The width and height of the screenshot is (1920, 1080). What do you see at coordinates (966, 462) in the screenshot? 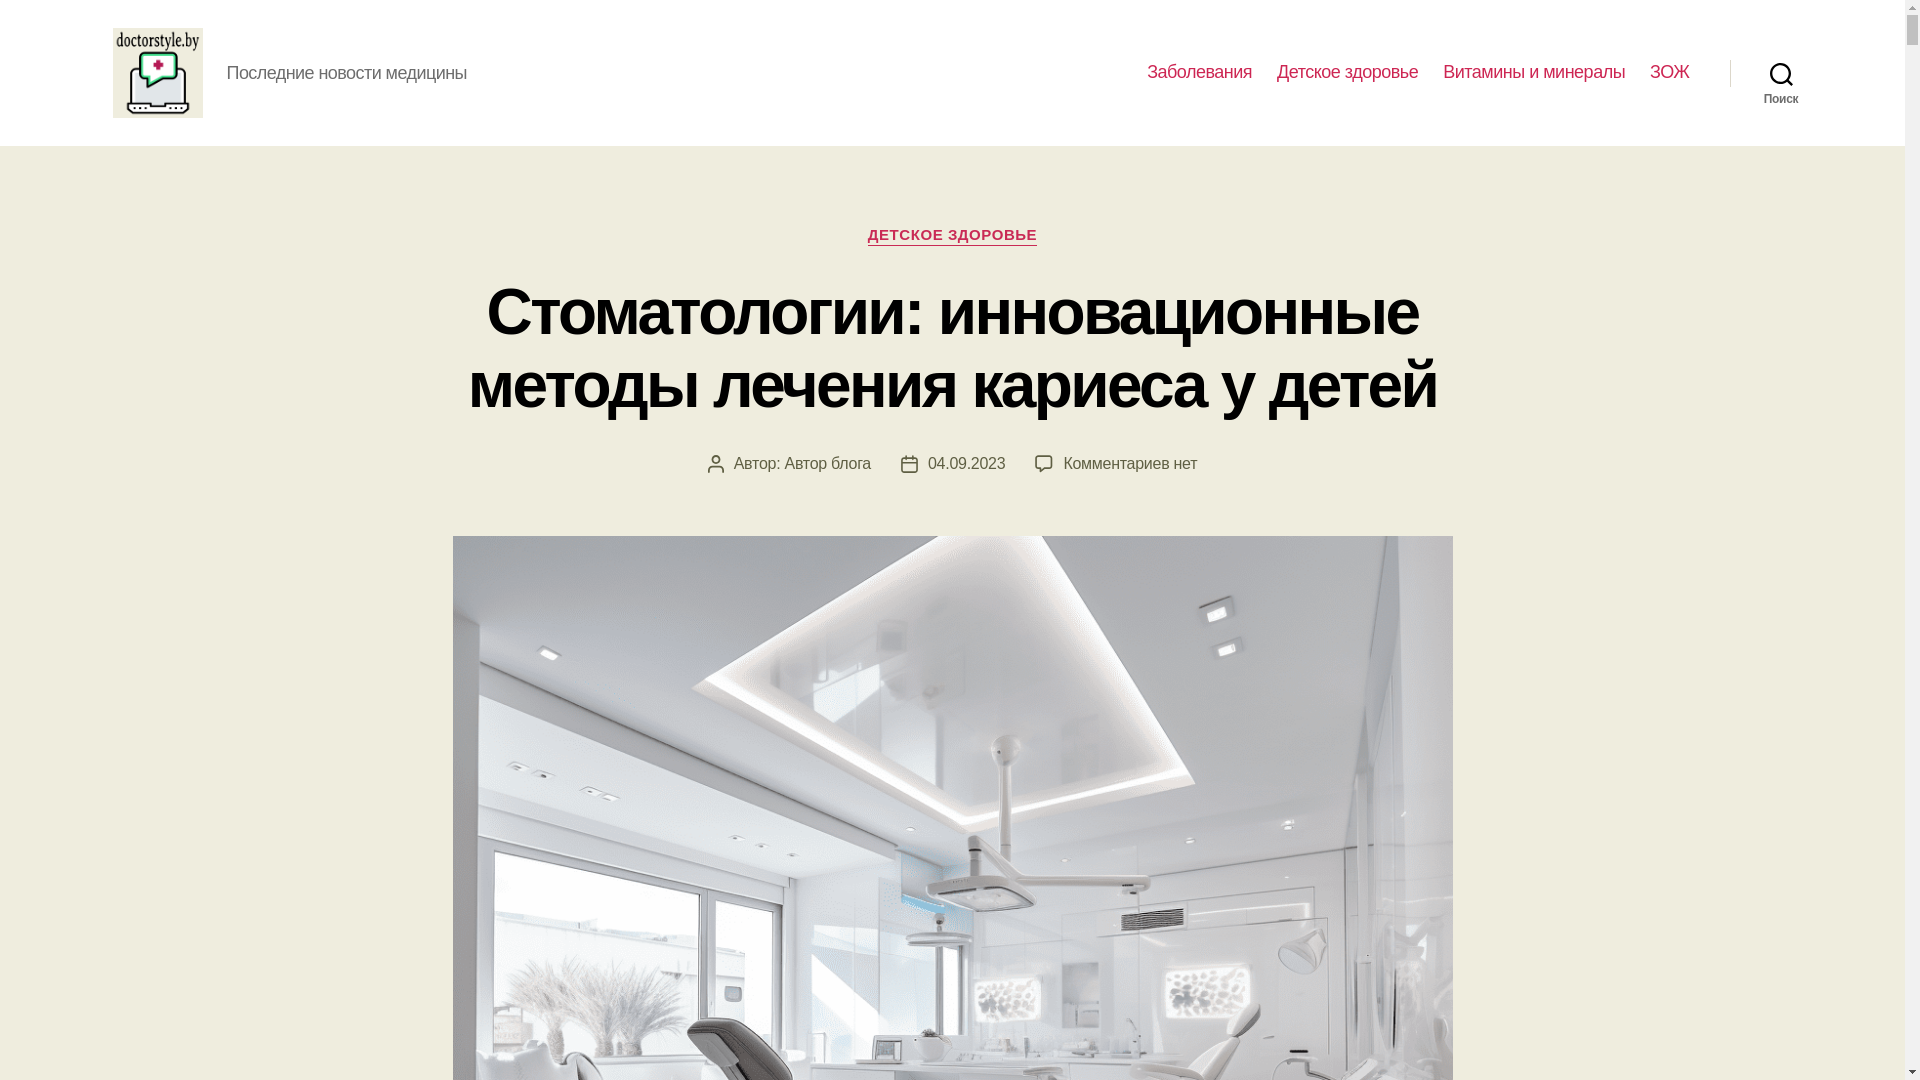
I see `'04.09.2023'` at bounding box center [966, 462].